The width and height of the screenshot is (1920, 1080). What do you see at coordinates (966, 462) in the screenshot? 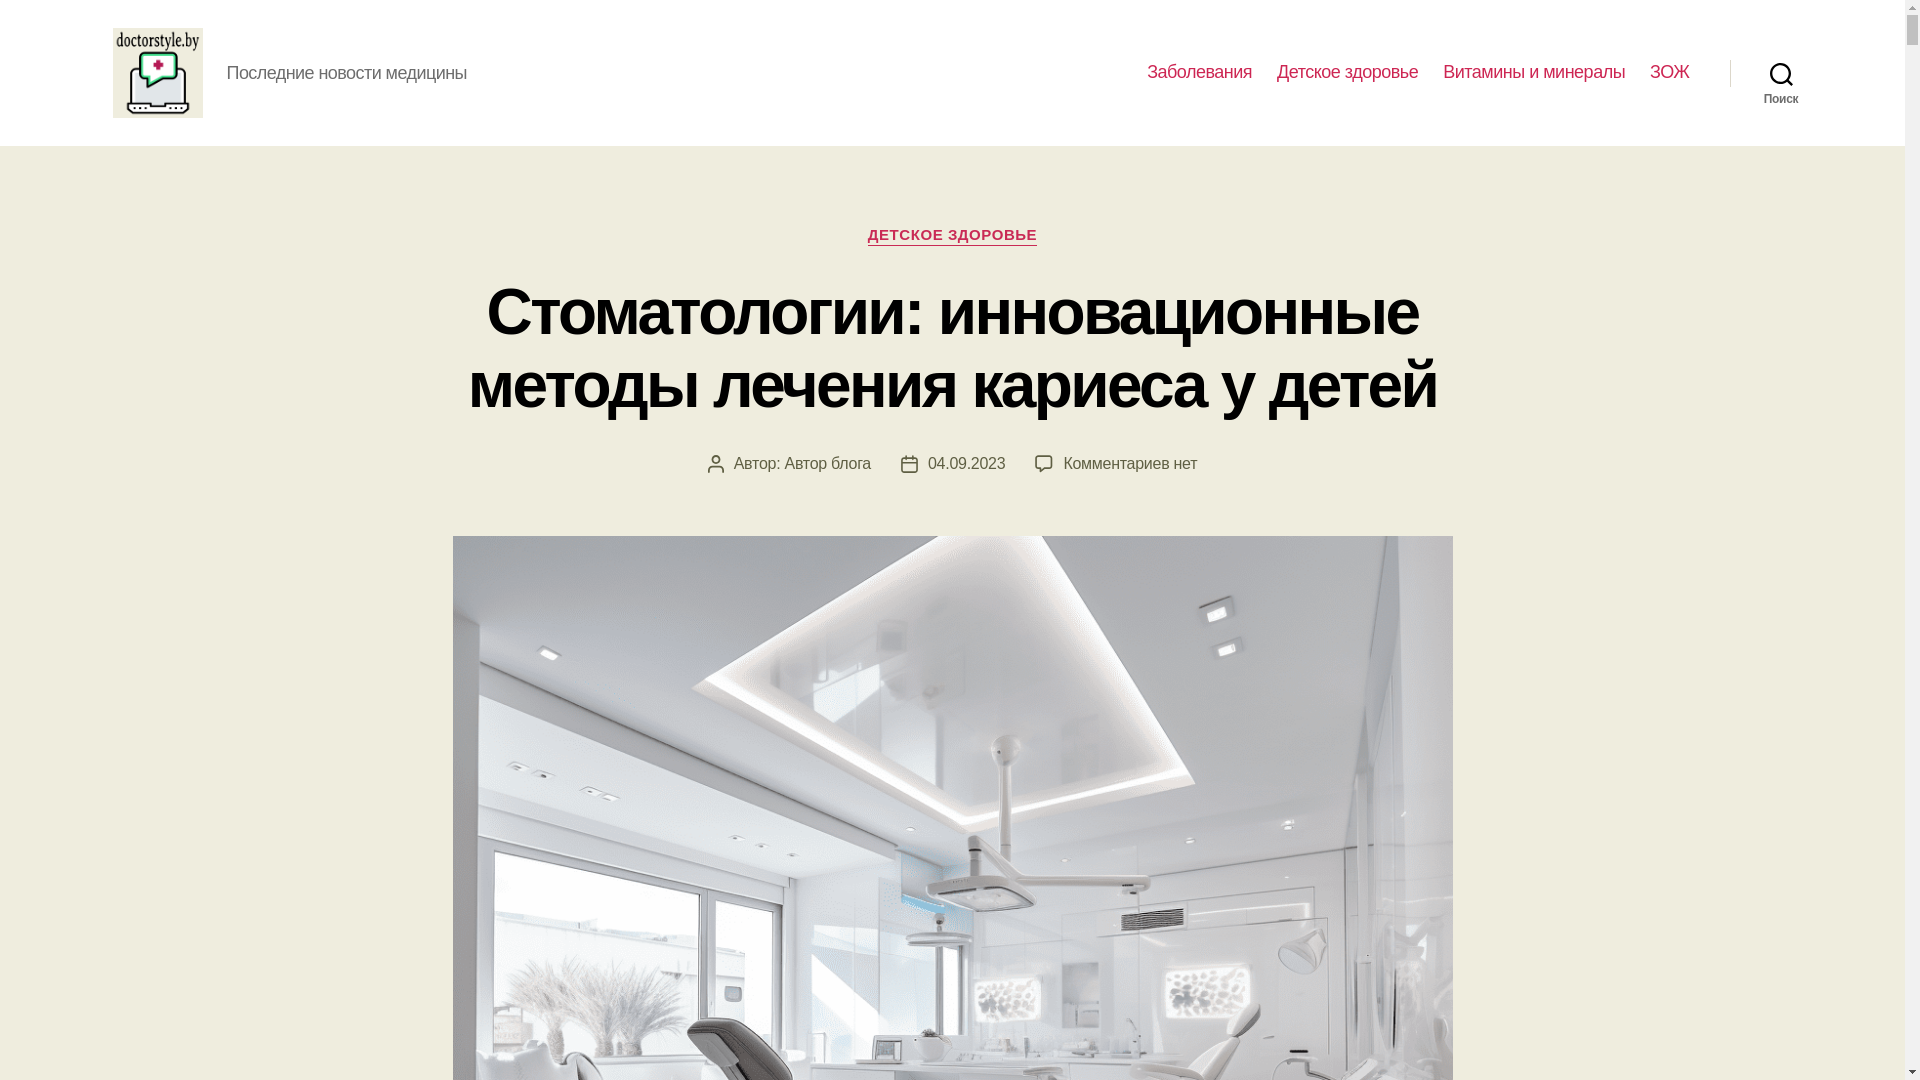
I see `'04.09.2023'` at bounding box center [966, 462].